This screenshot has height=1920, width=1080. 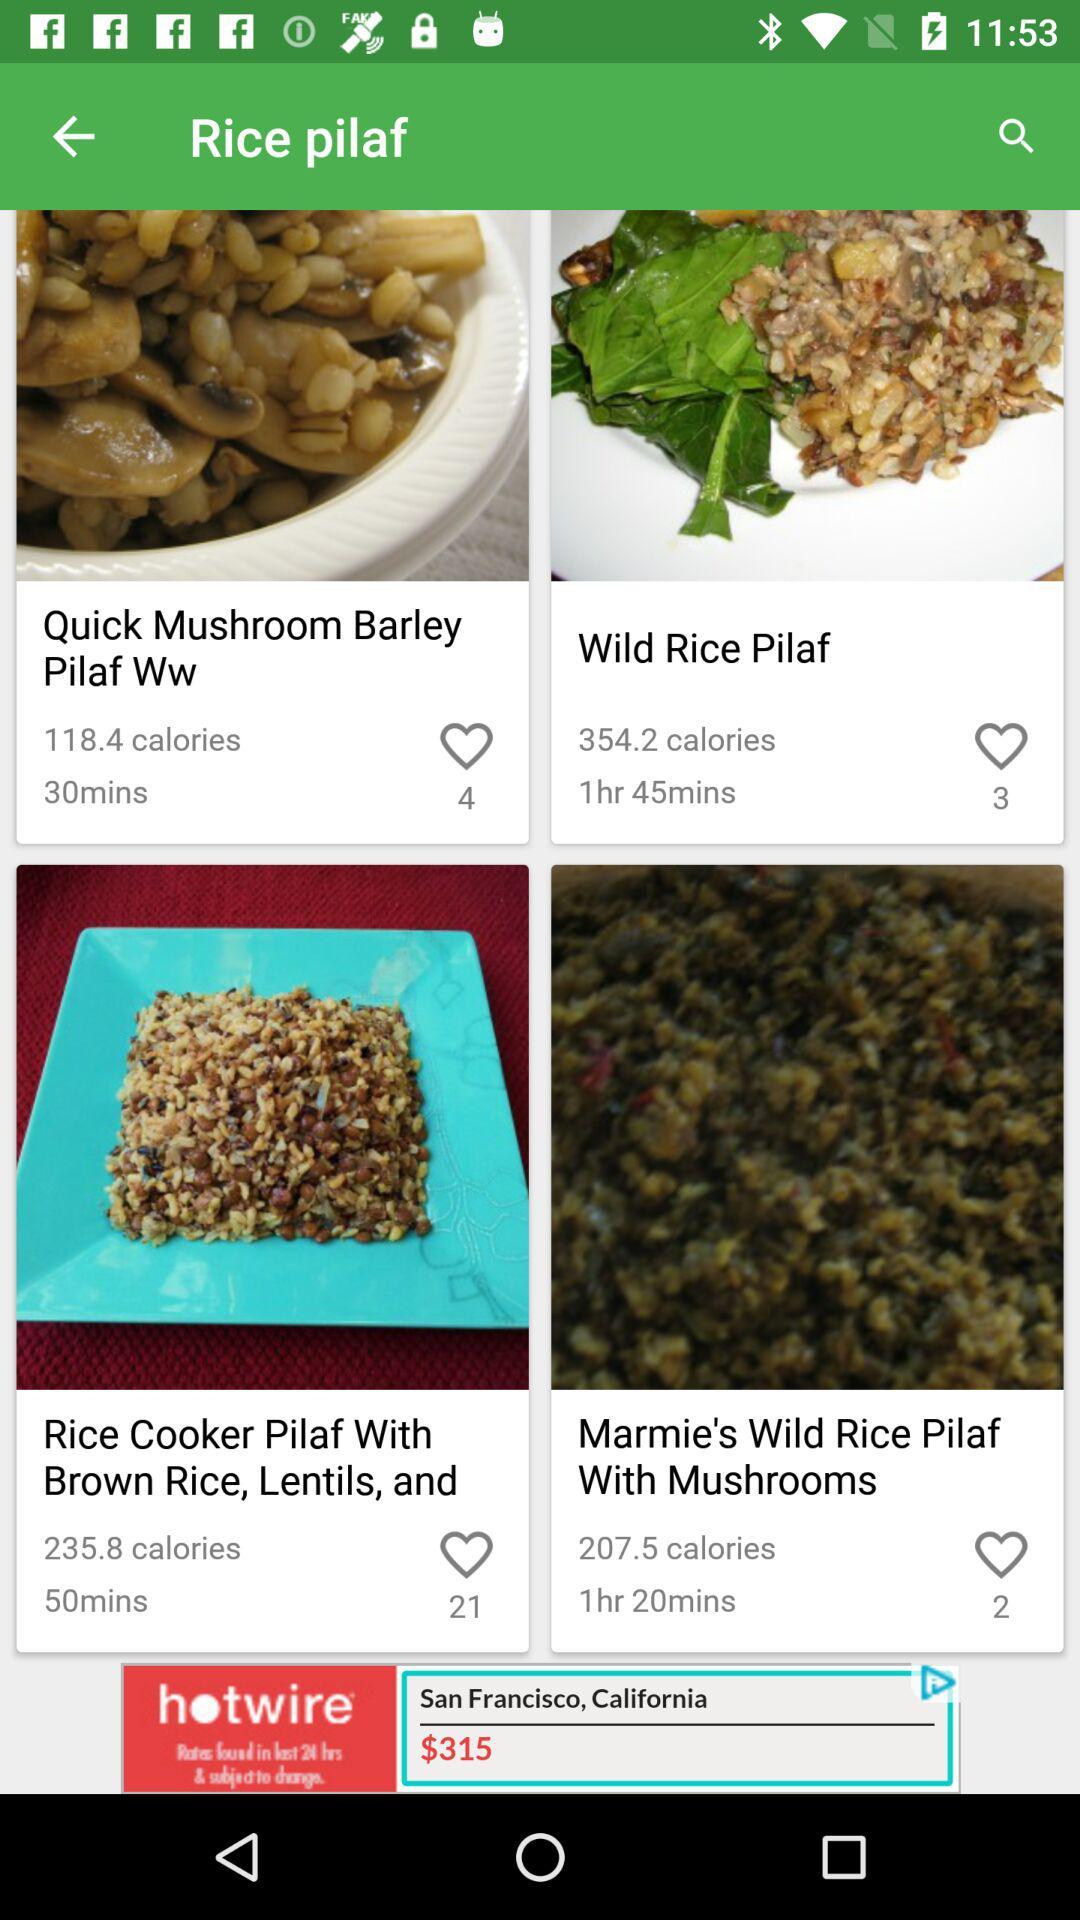 I want to click on 1st row 1st image of the page, so click(x=273, y=395).